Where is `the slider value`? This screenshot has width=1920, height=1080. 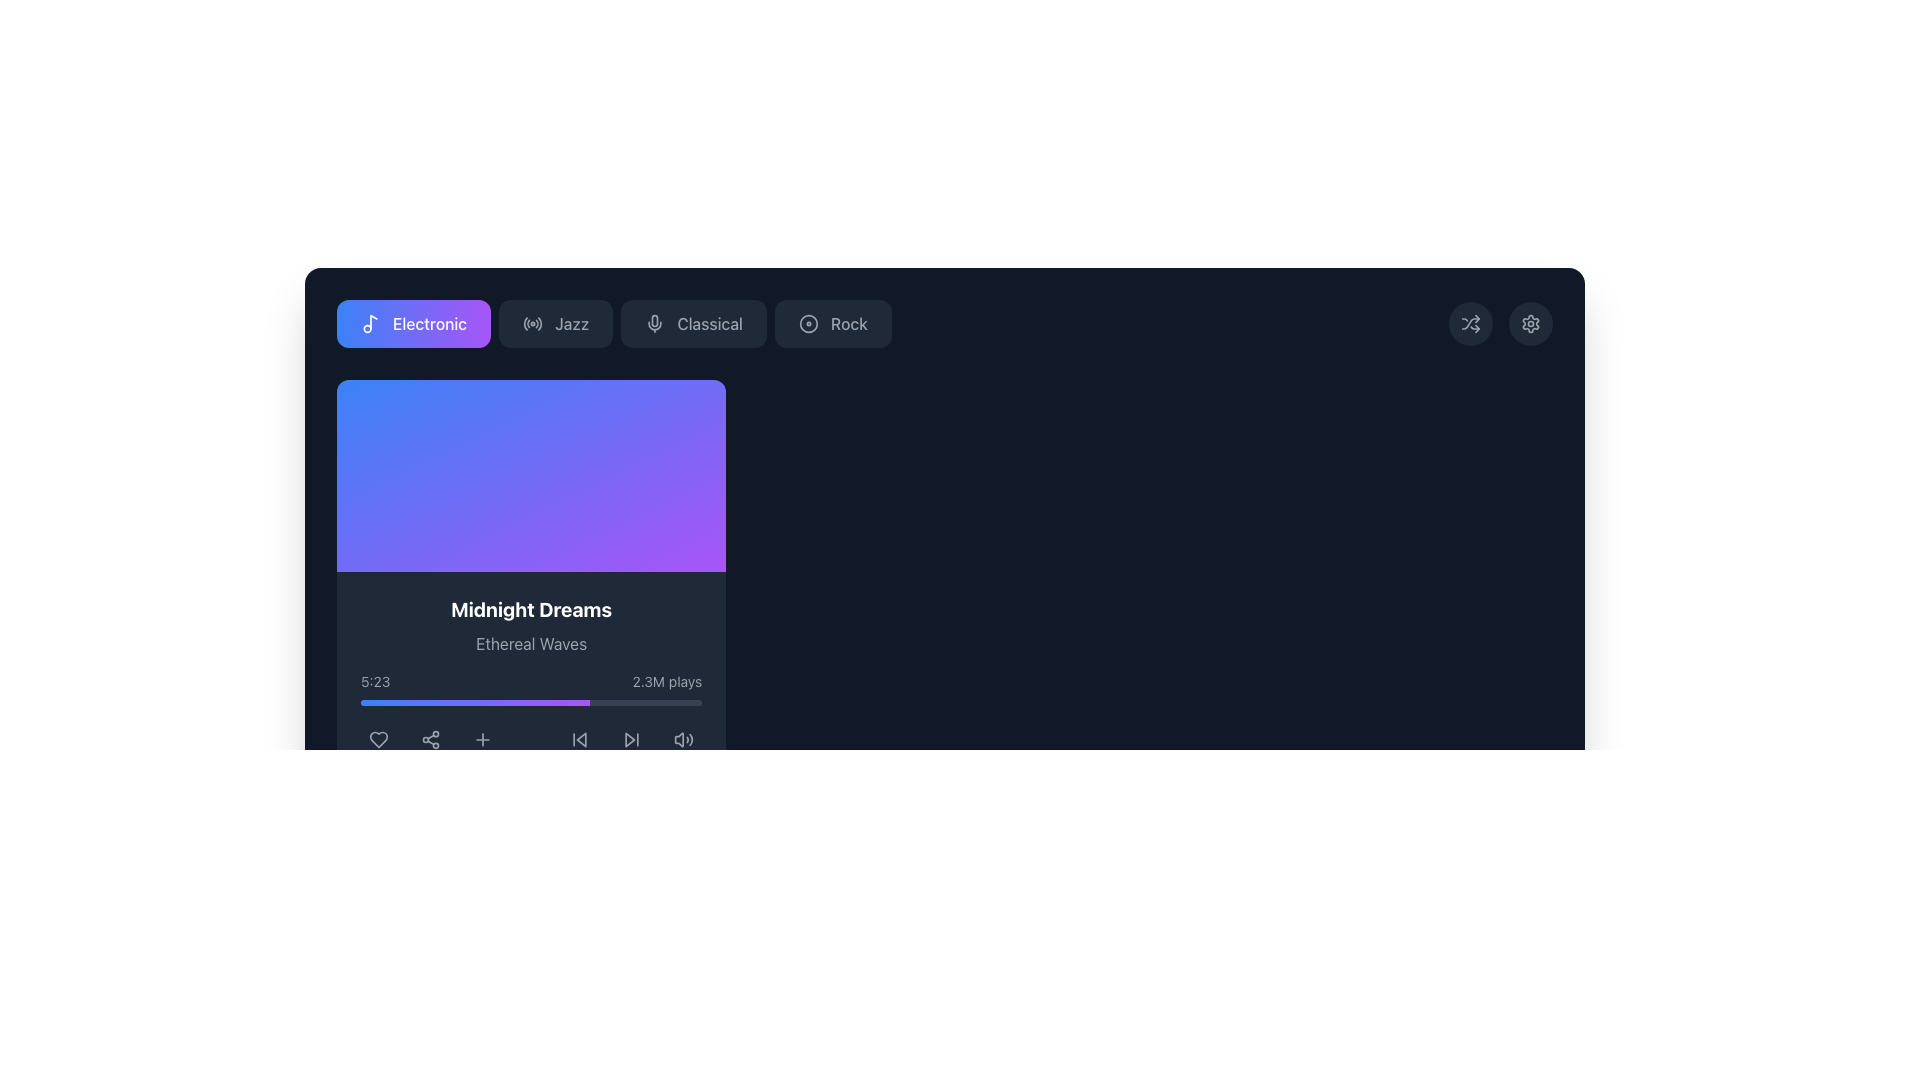
the slider value is located at coordinates (449, 701).